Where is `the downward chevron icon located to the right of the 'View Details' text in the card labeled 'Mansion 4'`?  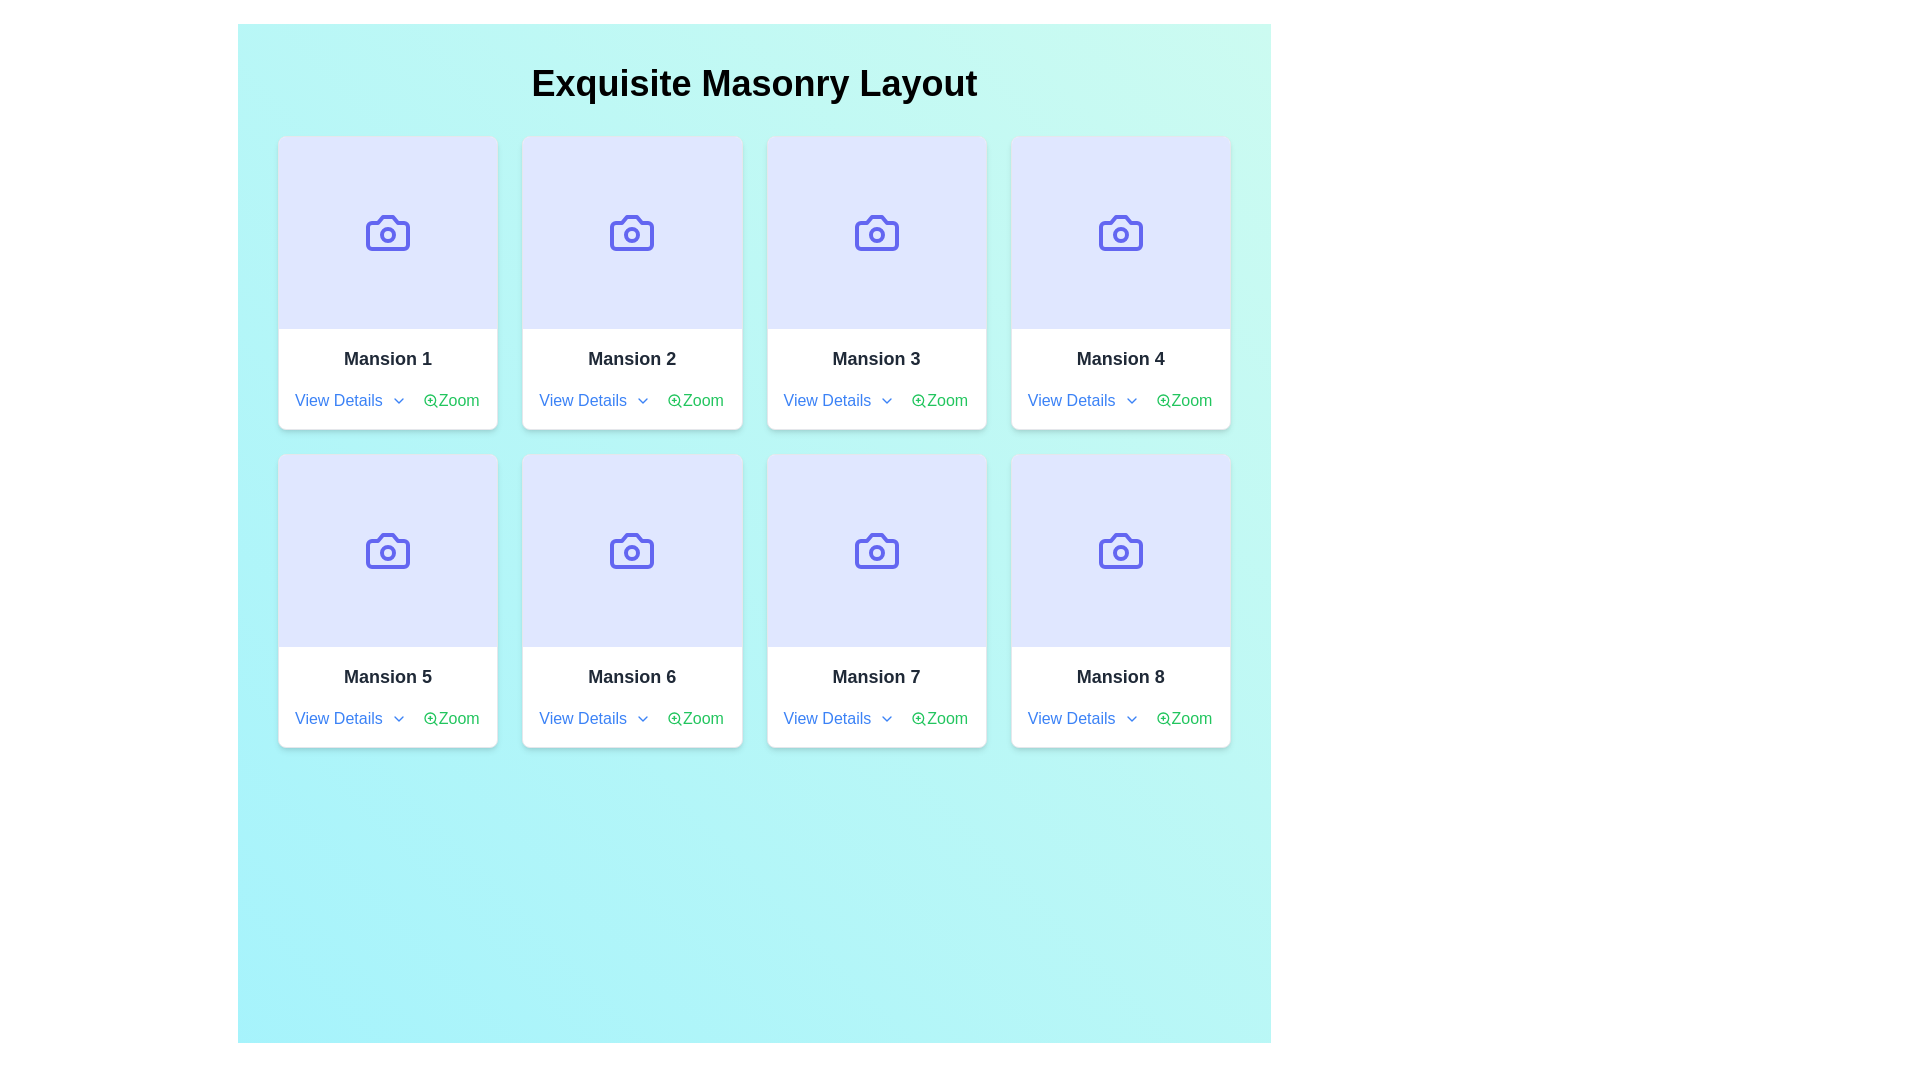
the downward chevron icon located to the right of the 'View Details' text in the card labeled 'Mansion 4' is located at coordinates (1131, 401).